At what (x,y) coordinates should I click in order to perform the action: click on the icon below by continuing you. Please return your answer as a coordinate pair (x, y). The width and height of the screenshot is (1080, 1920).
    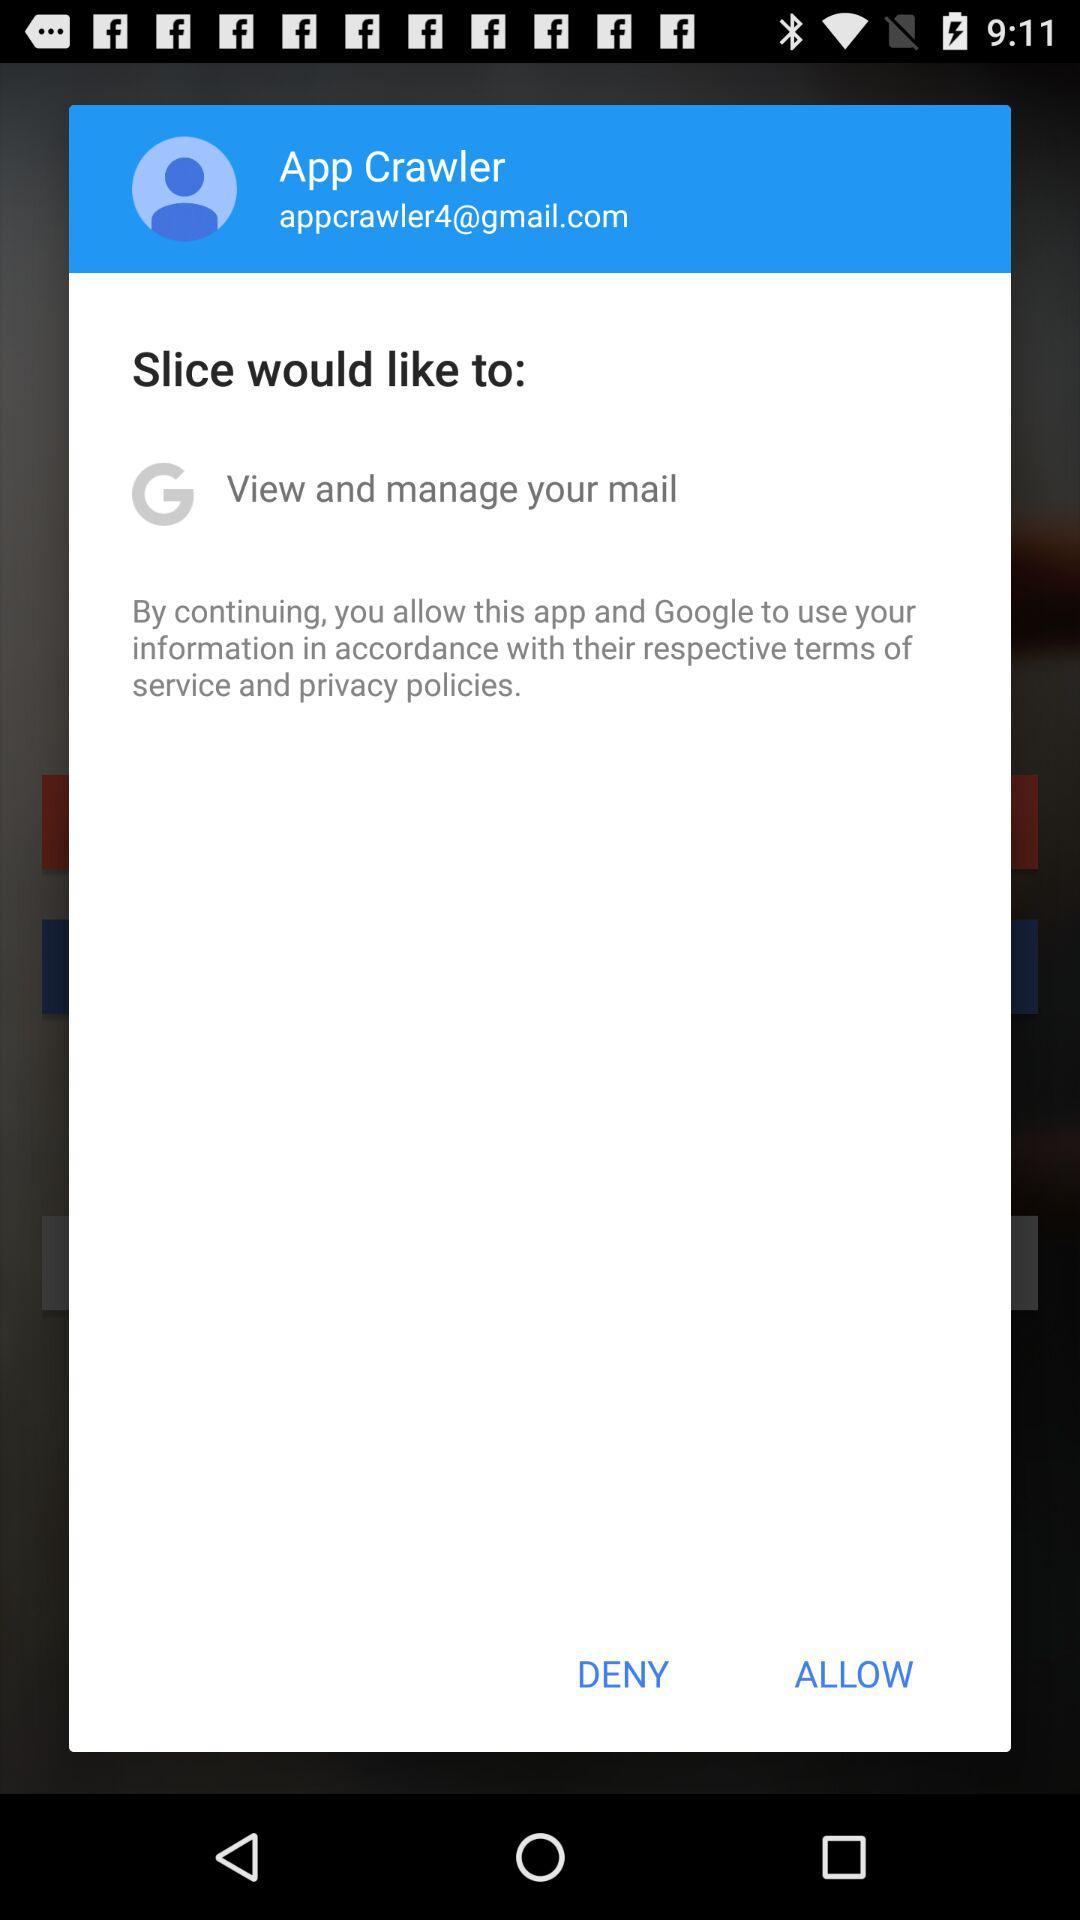
    Looking at the image, I should click on (621, 1673).